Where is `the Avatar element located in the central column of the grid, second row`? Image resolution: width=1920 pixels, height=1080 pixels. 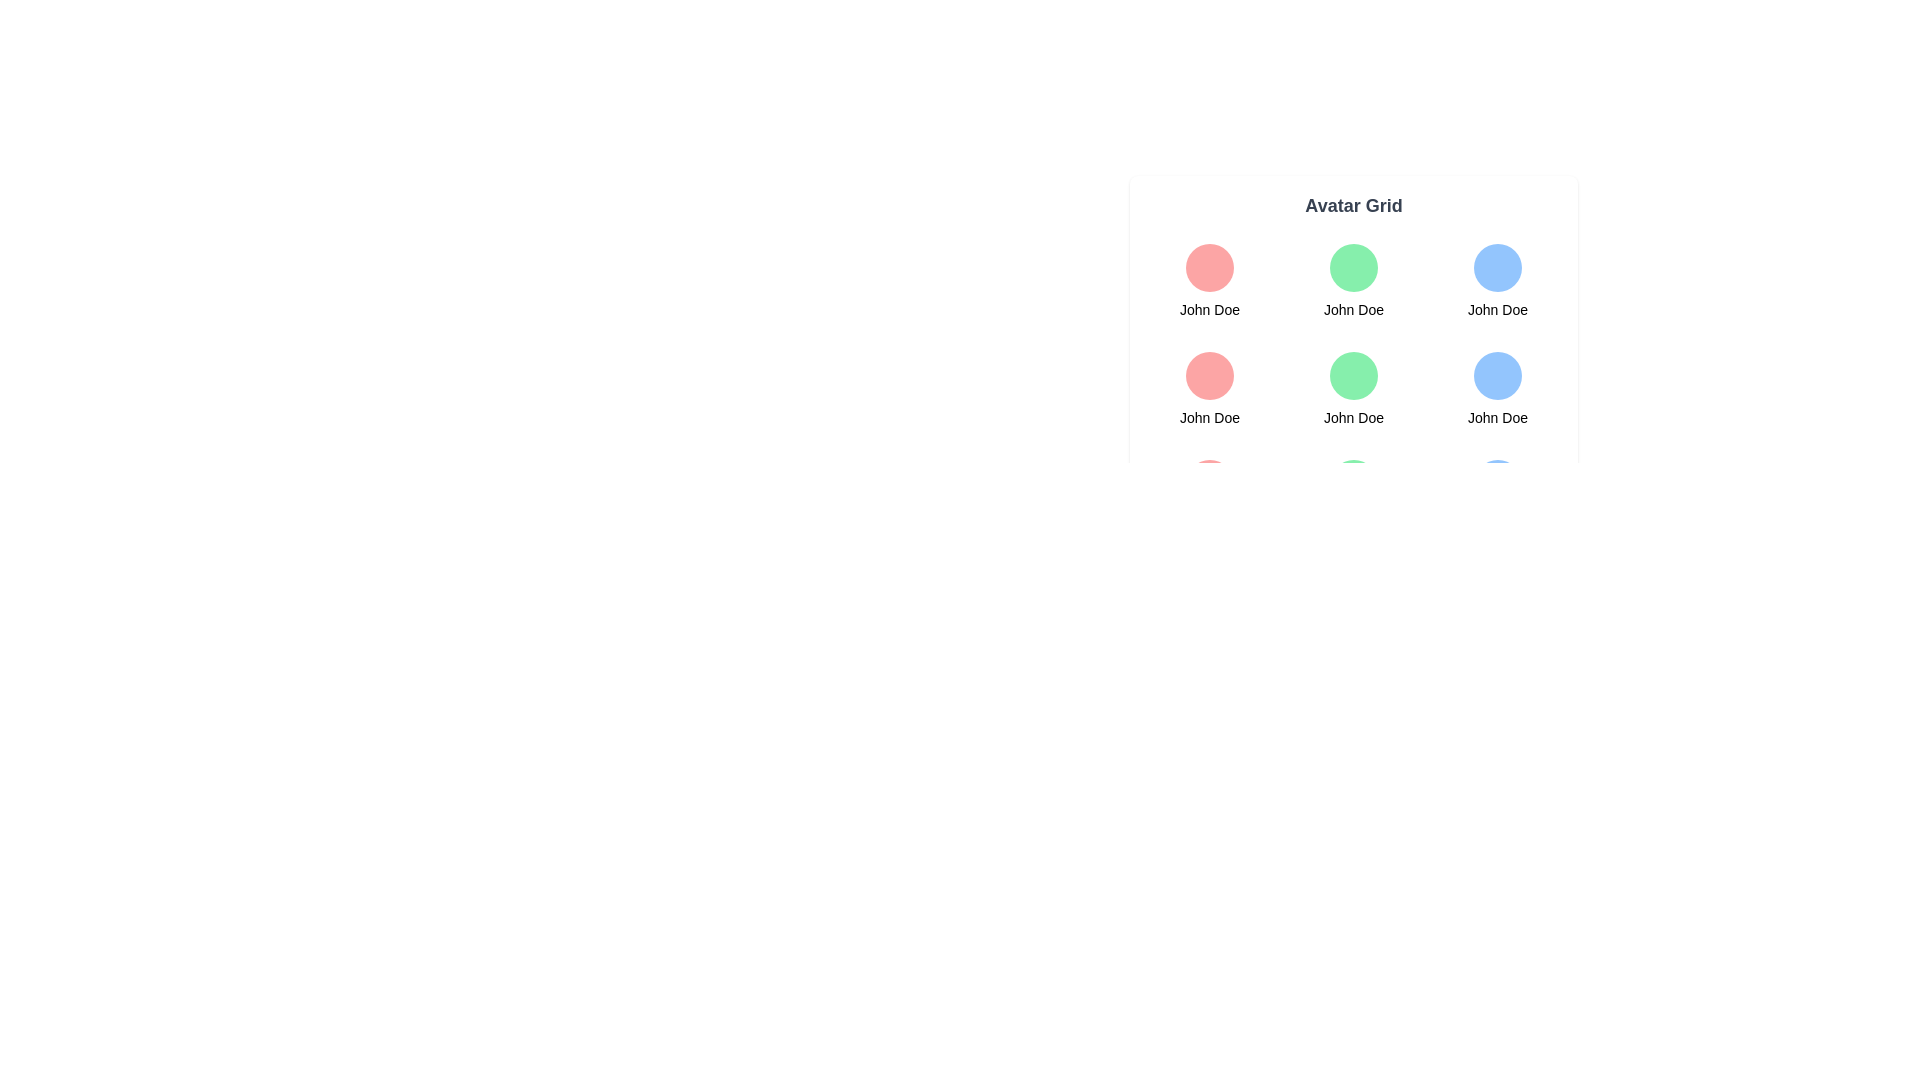
the Avatar element located in the central column of the grid, second row is located at coordinates (1353, 389).